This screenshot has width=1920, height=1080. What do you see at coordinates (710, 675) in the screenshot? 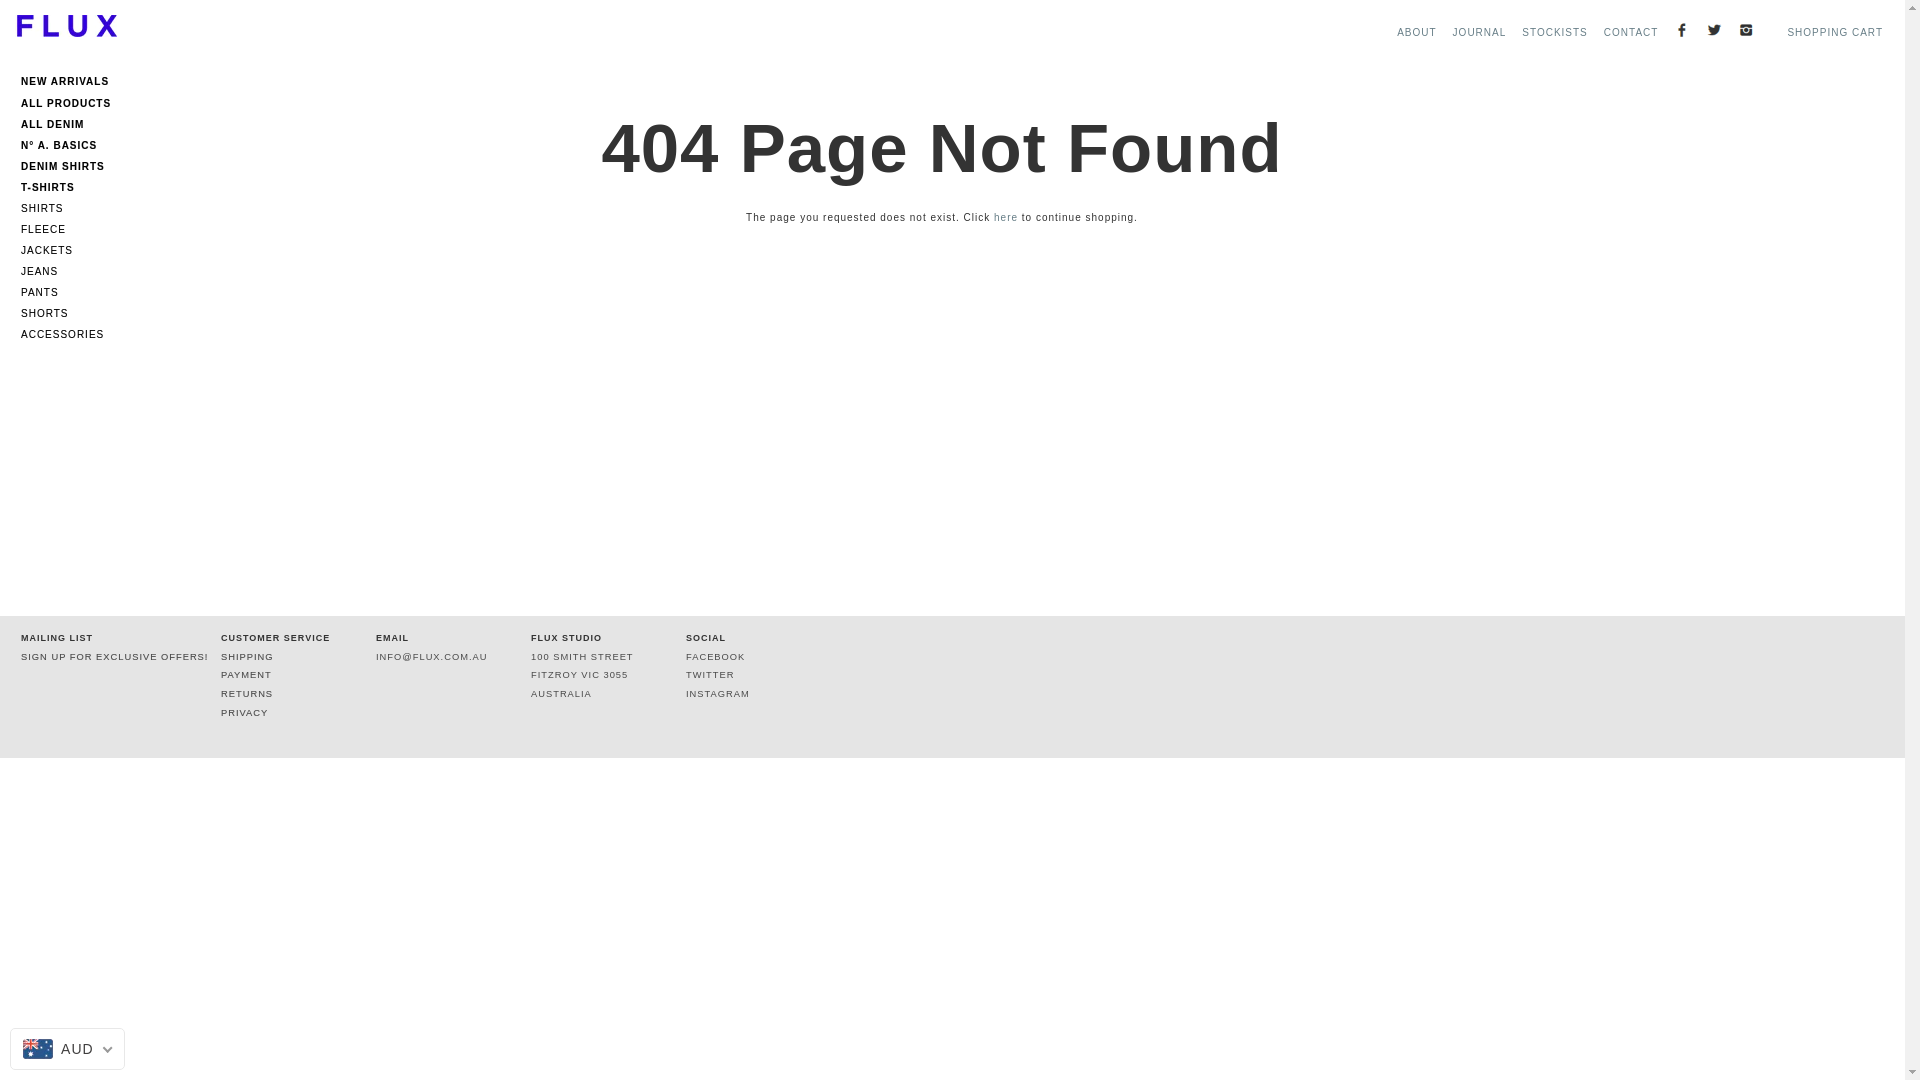
I see `'TWITTER'` at bounding box center [710, 675].